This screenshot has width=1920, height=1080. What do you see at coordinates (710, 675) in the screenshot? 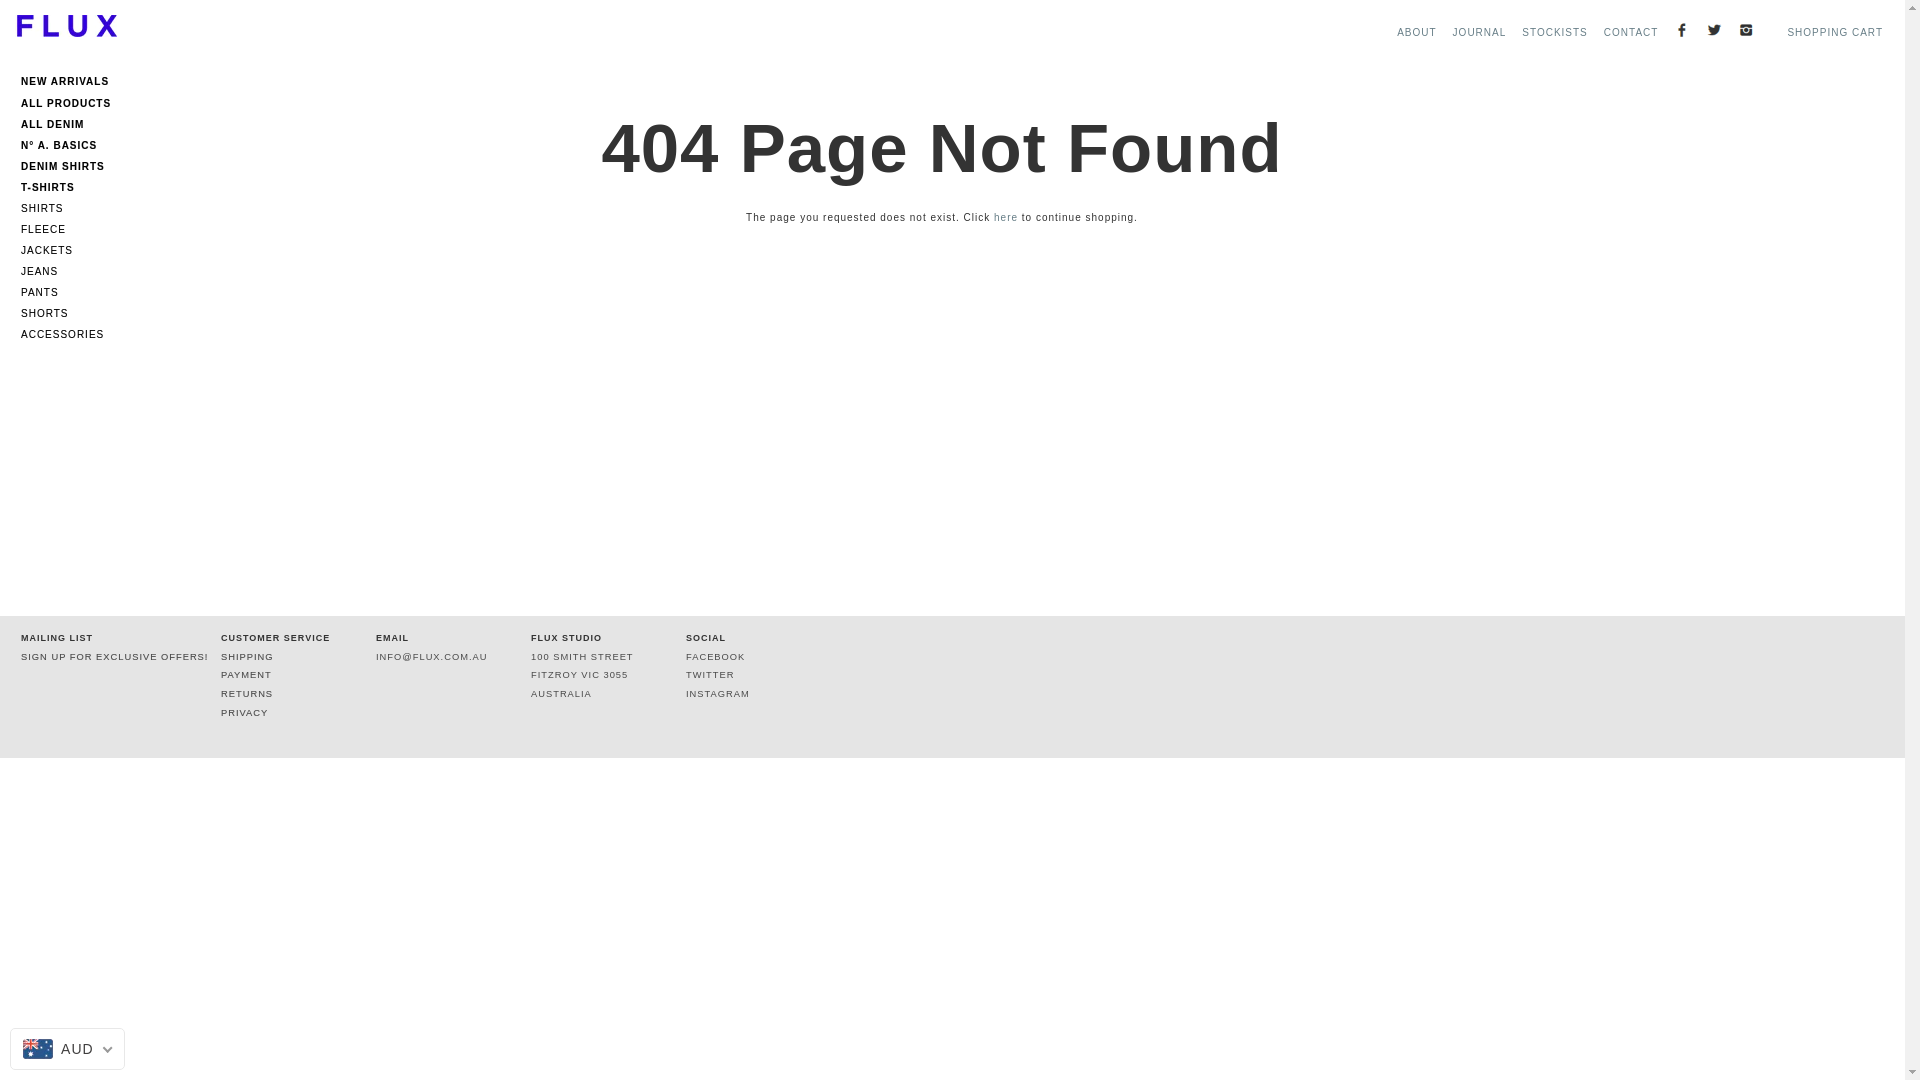
I see `'TWITTER'` at bounding box center [710, 675].